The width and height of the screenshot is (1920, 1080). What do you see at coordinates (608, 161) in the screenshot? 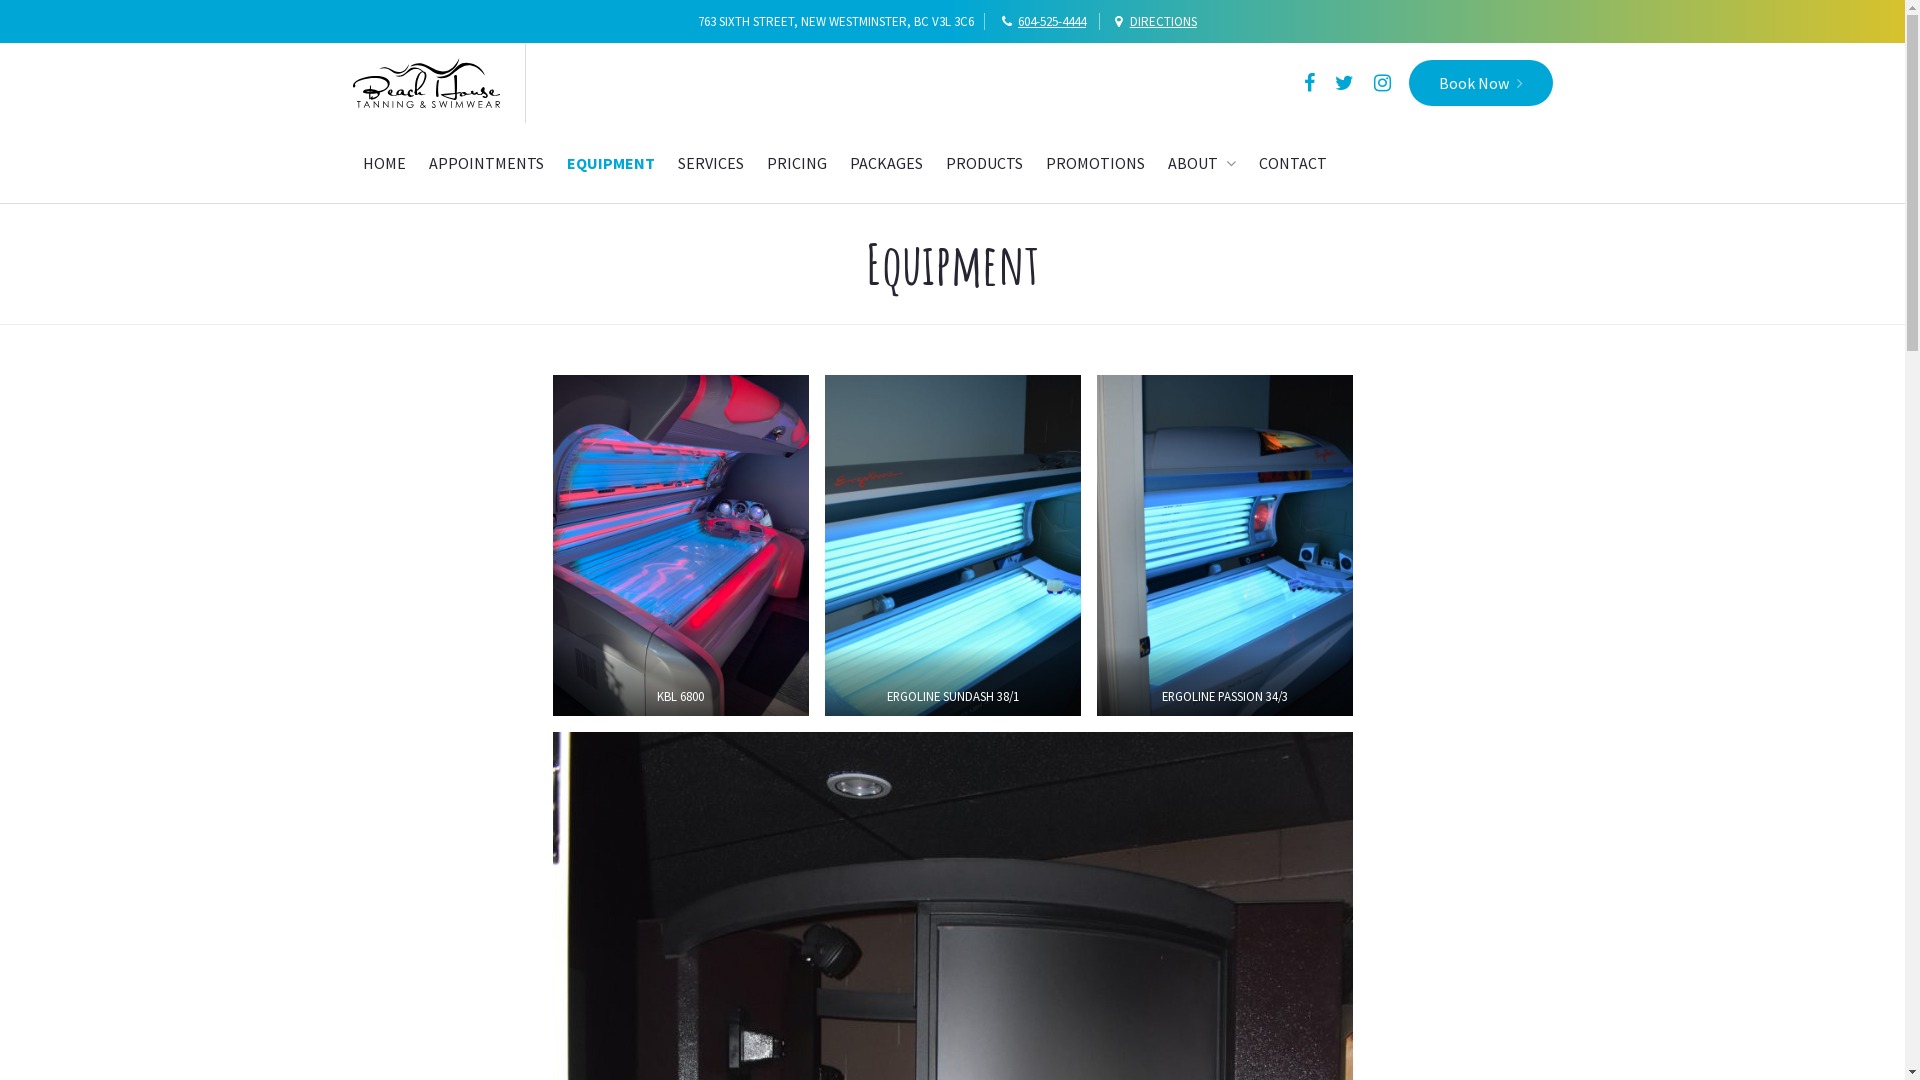
I see `'EQUIPMENT'` at bounding box center [608, 161].